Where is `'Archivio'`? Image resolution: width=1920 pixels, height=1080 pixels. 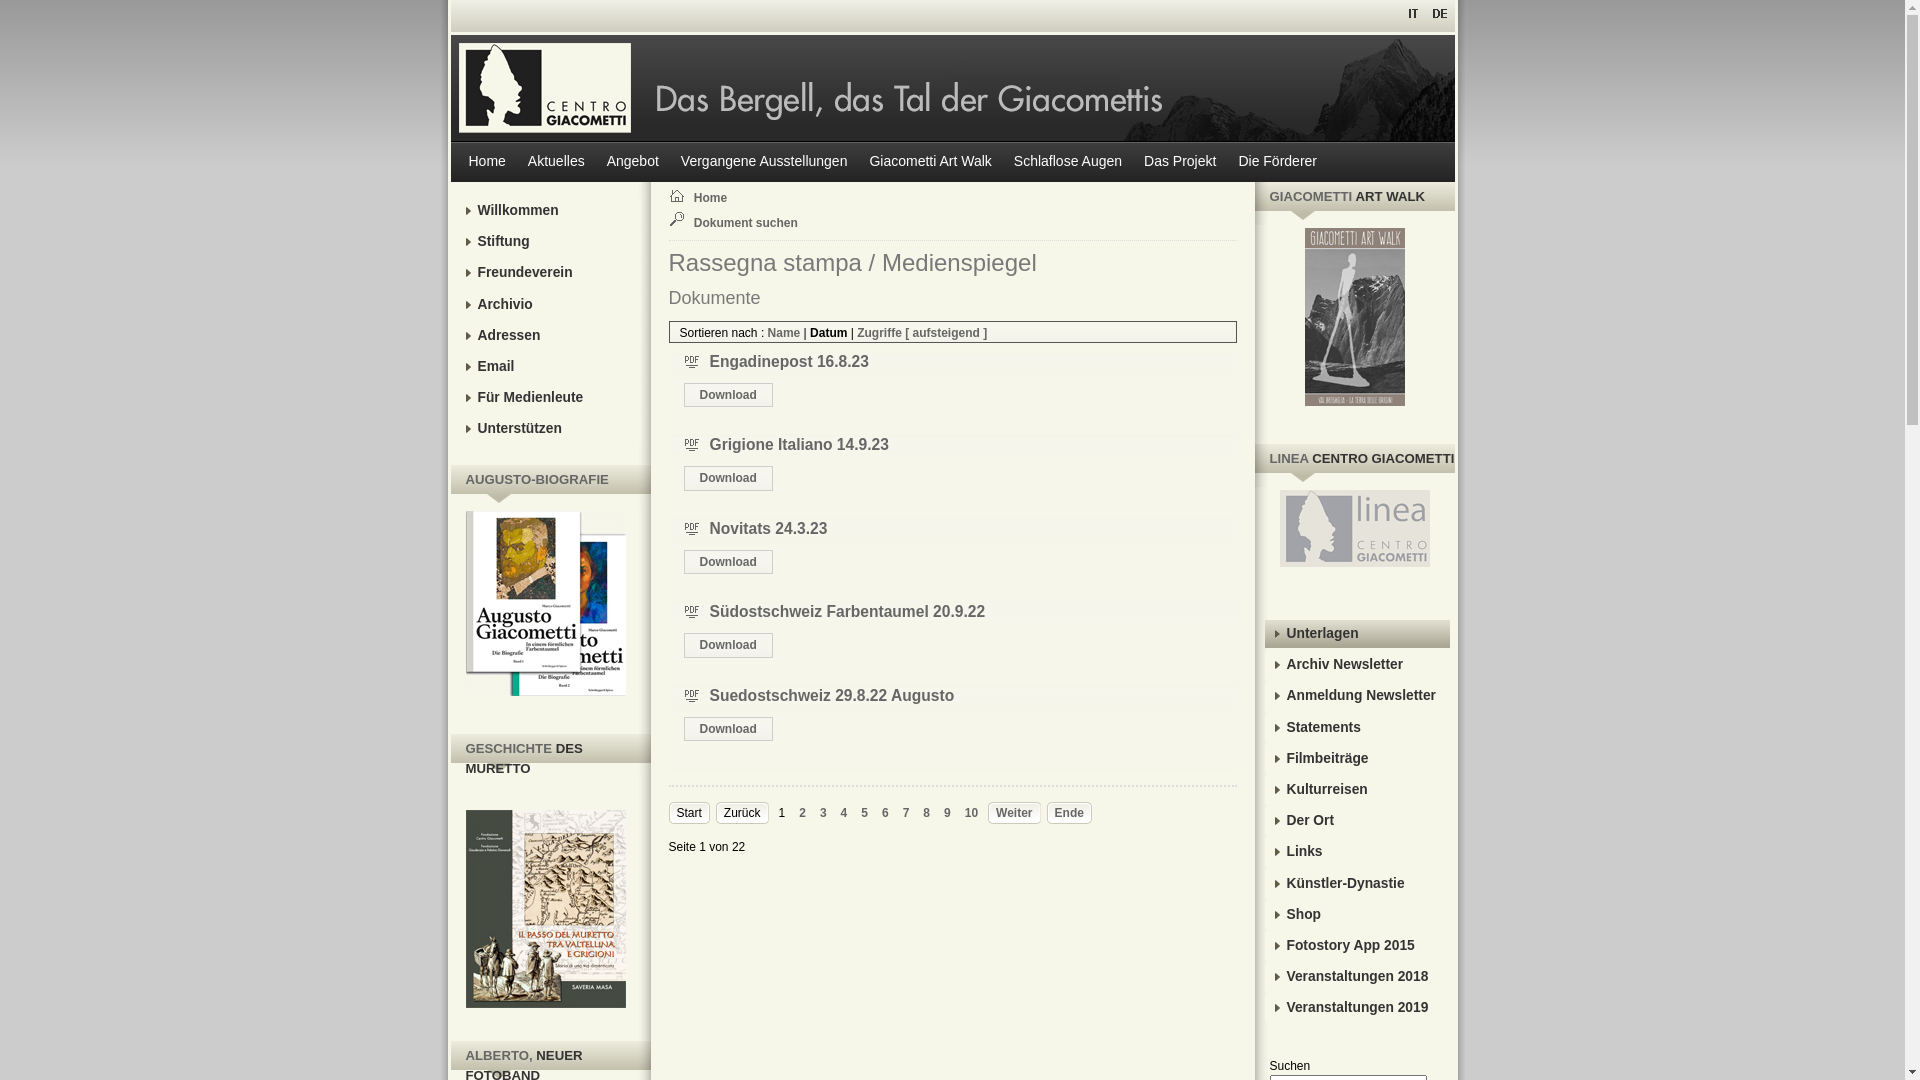
'Archivio' is located at coordinates (548, 304).